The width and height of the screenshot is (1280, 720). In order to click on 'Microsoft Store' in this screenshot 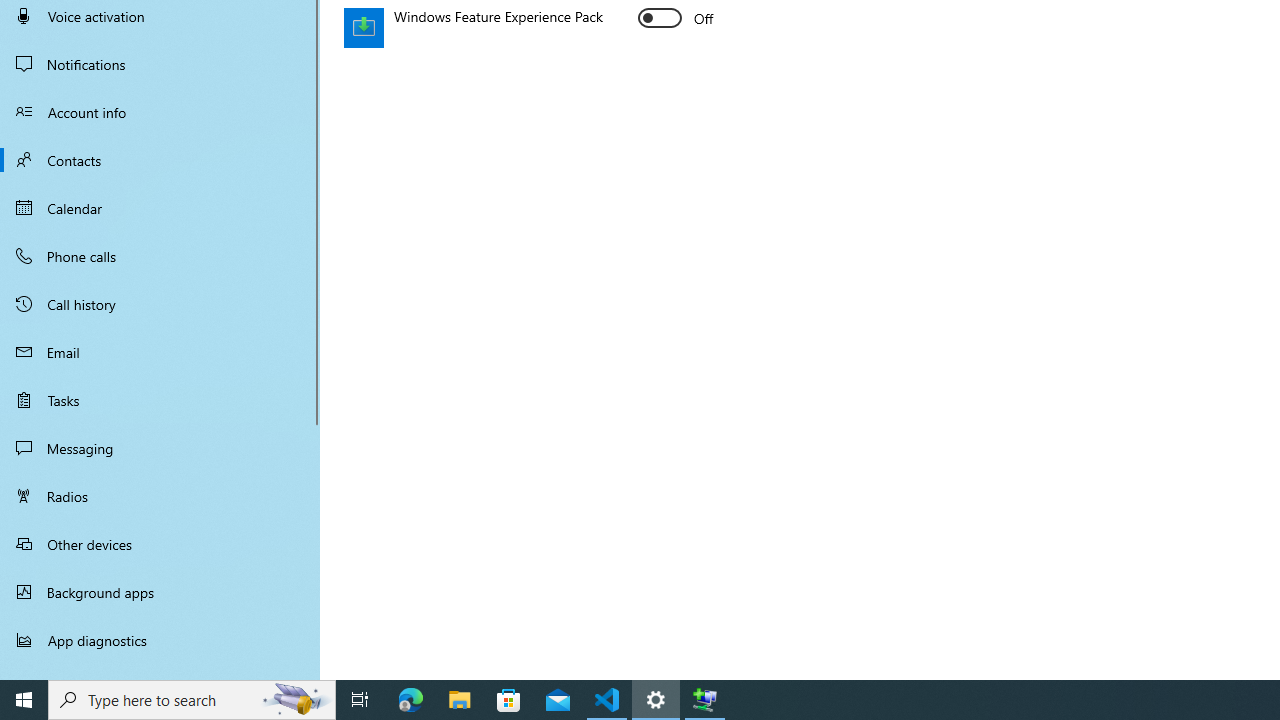, I will do `click(509, 698)`.